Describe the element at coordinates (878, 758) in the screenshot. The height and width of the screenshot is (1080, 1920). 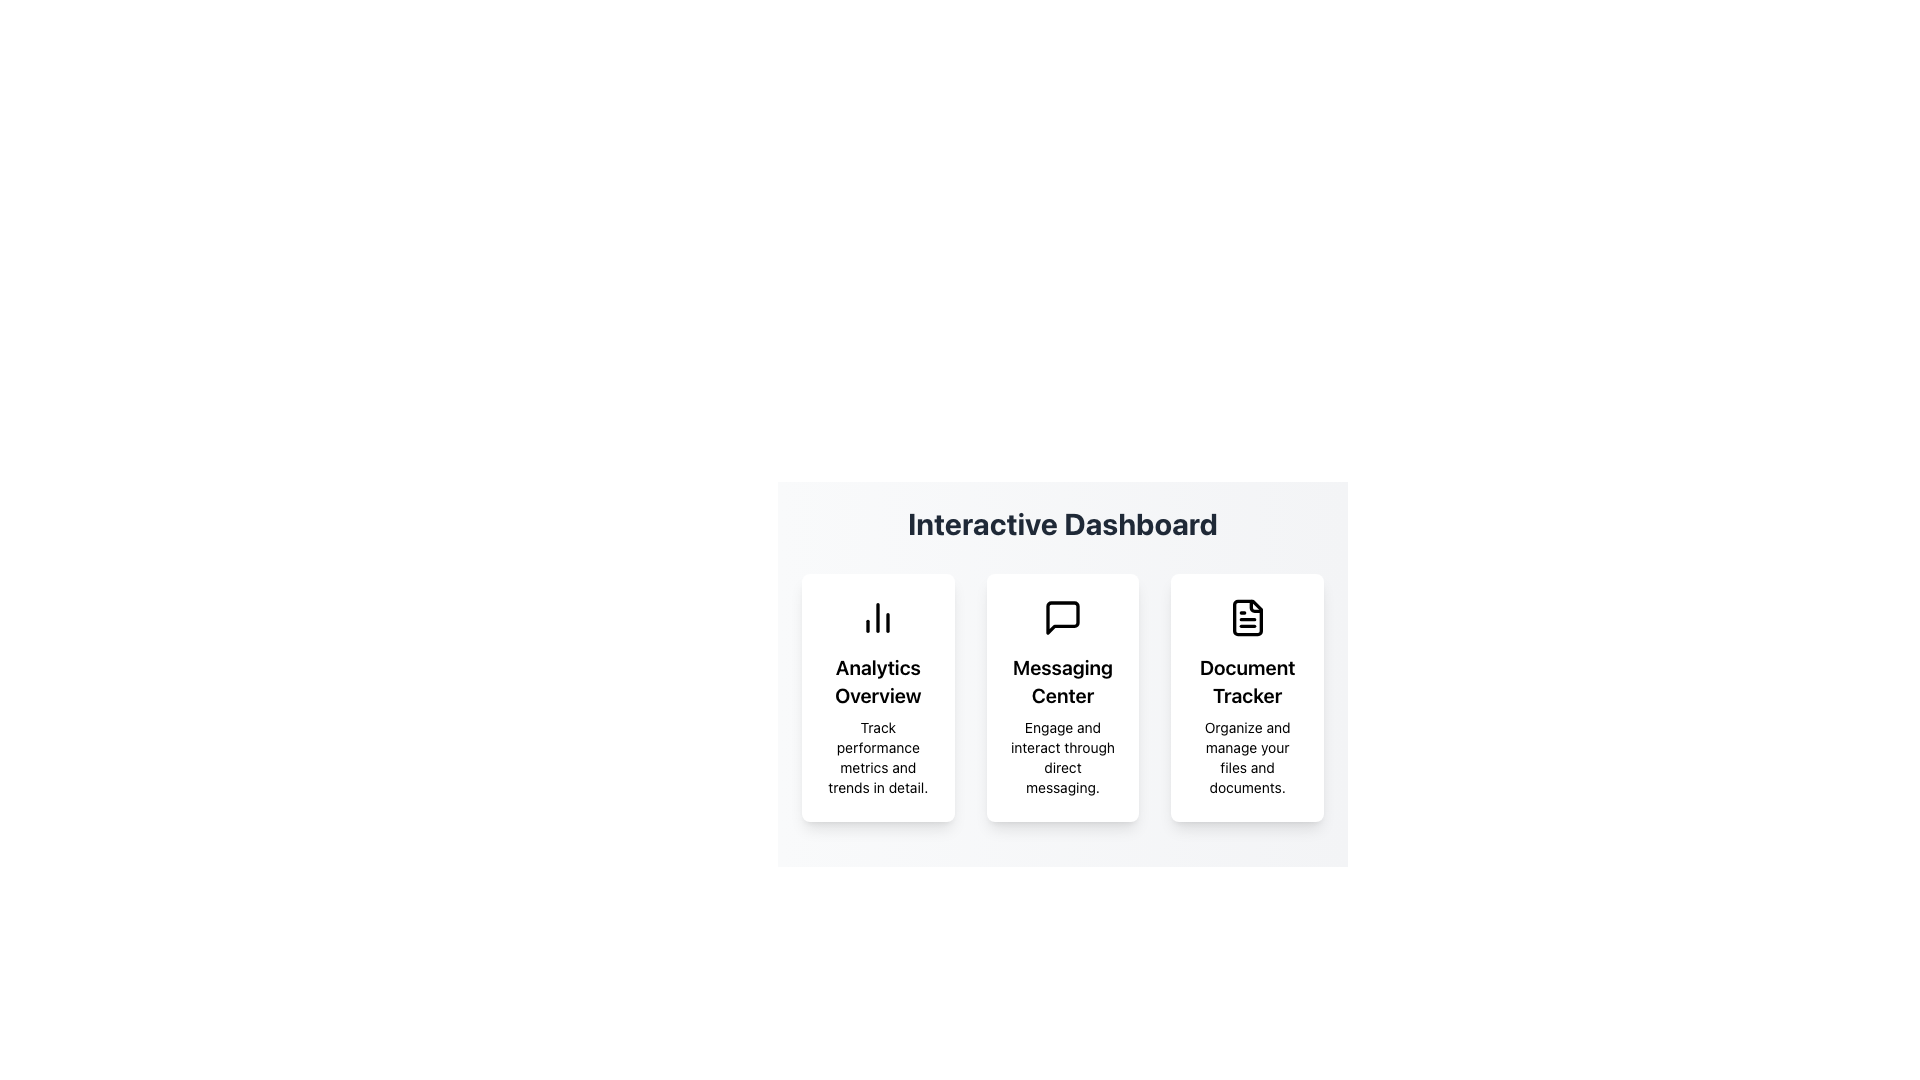
I see `the text element that displays 'Track performance metrics and trends in detail.' located centrally beneath the title 'Analytics Overview' in the leftmost card of the interface` at that location.